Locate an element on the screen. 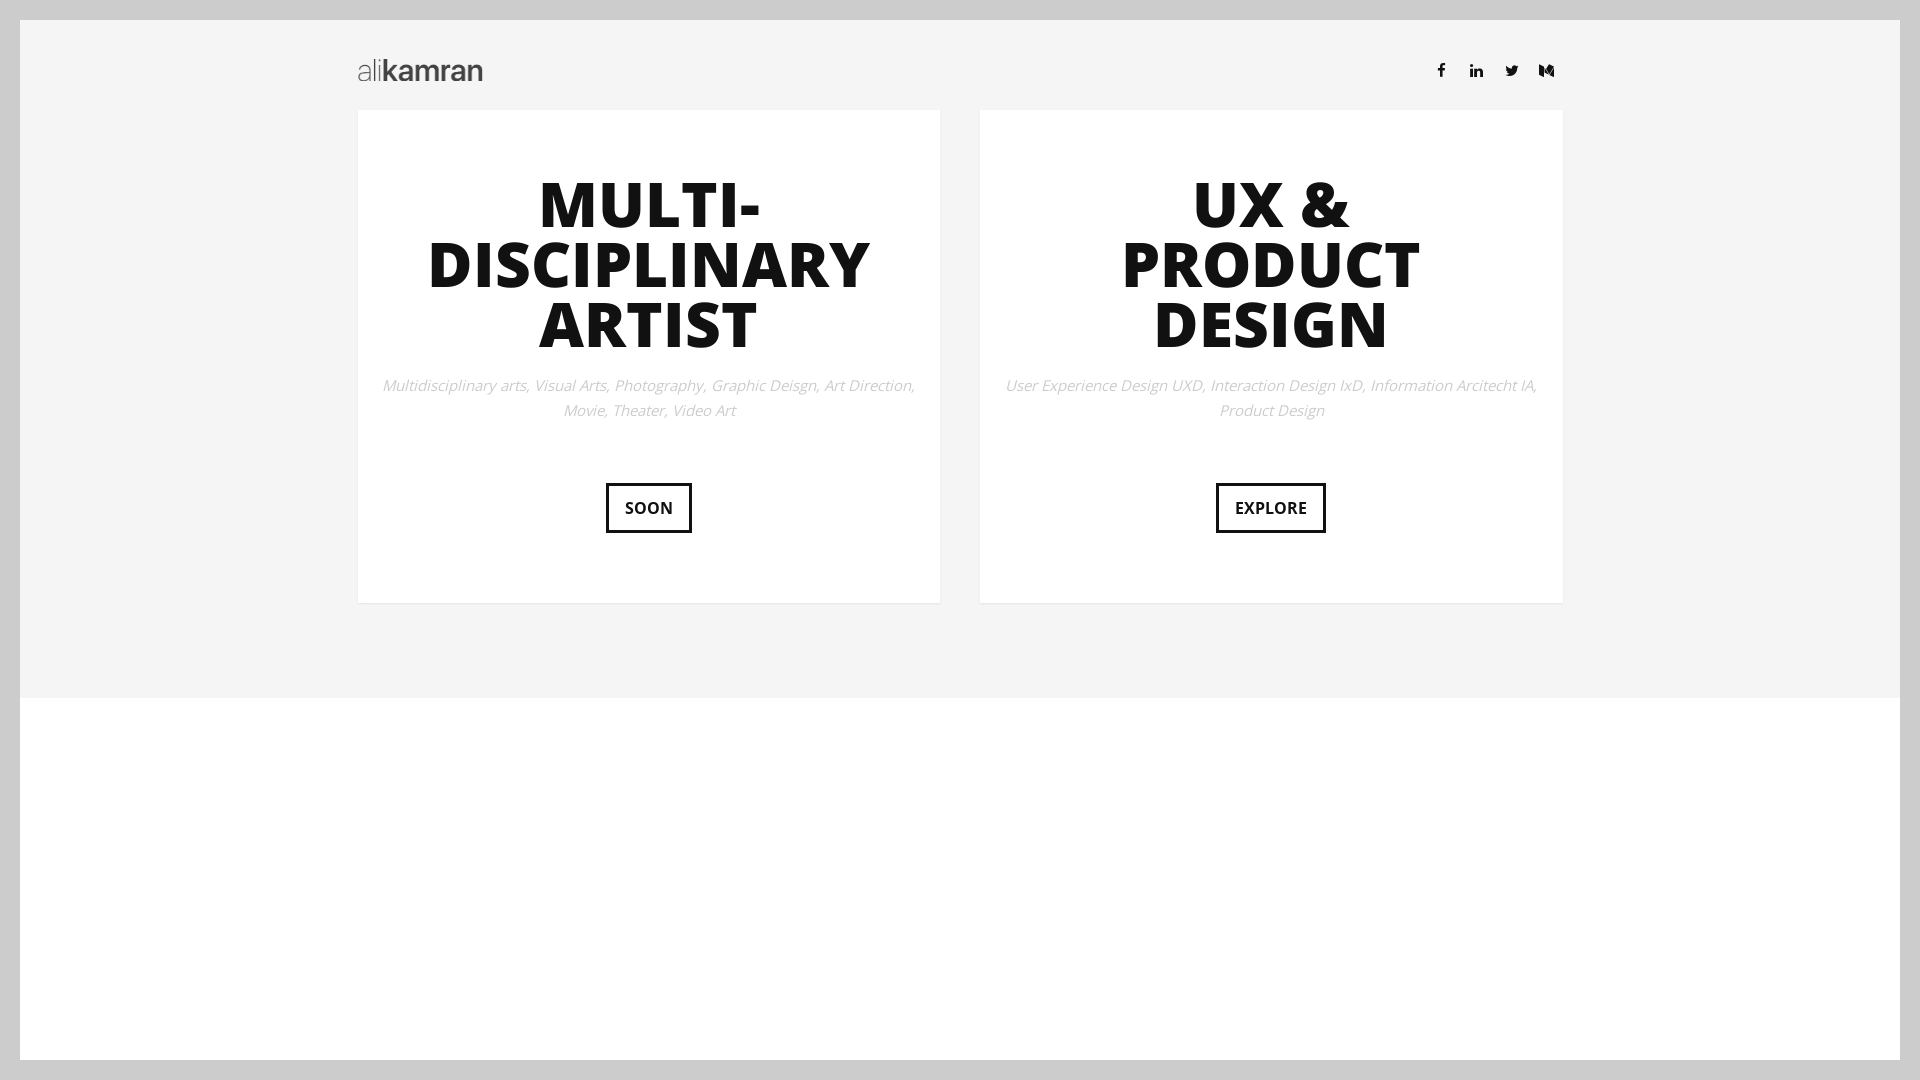  'Medium' is located at coordinates (1544, 69).